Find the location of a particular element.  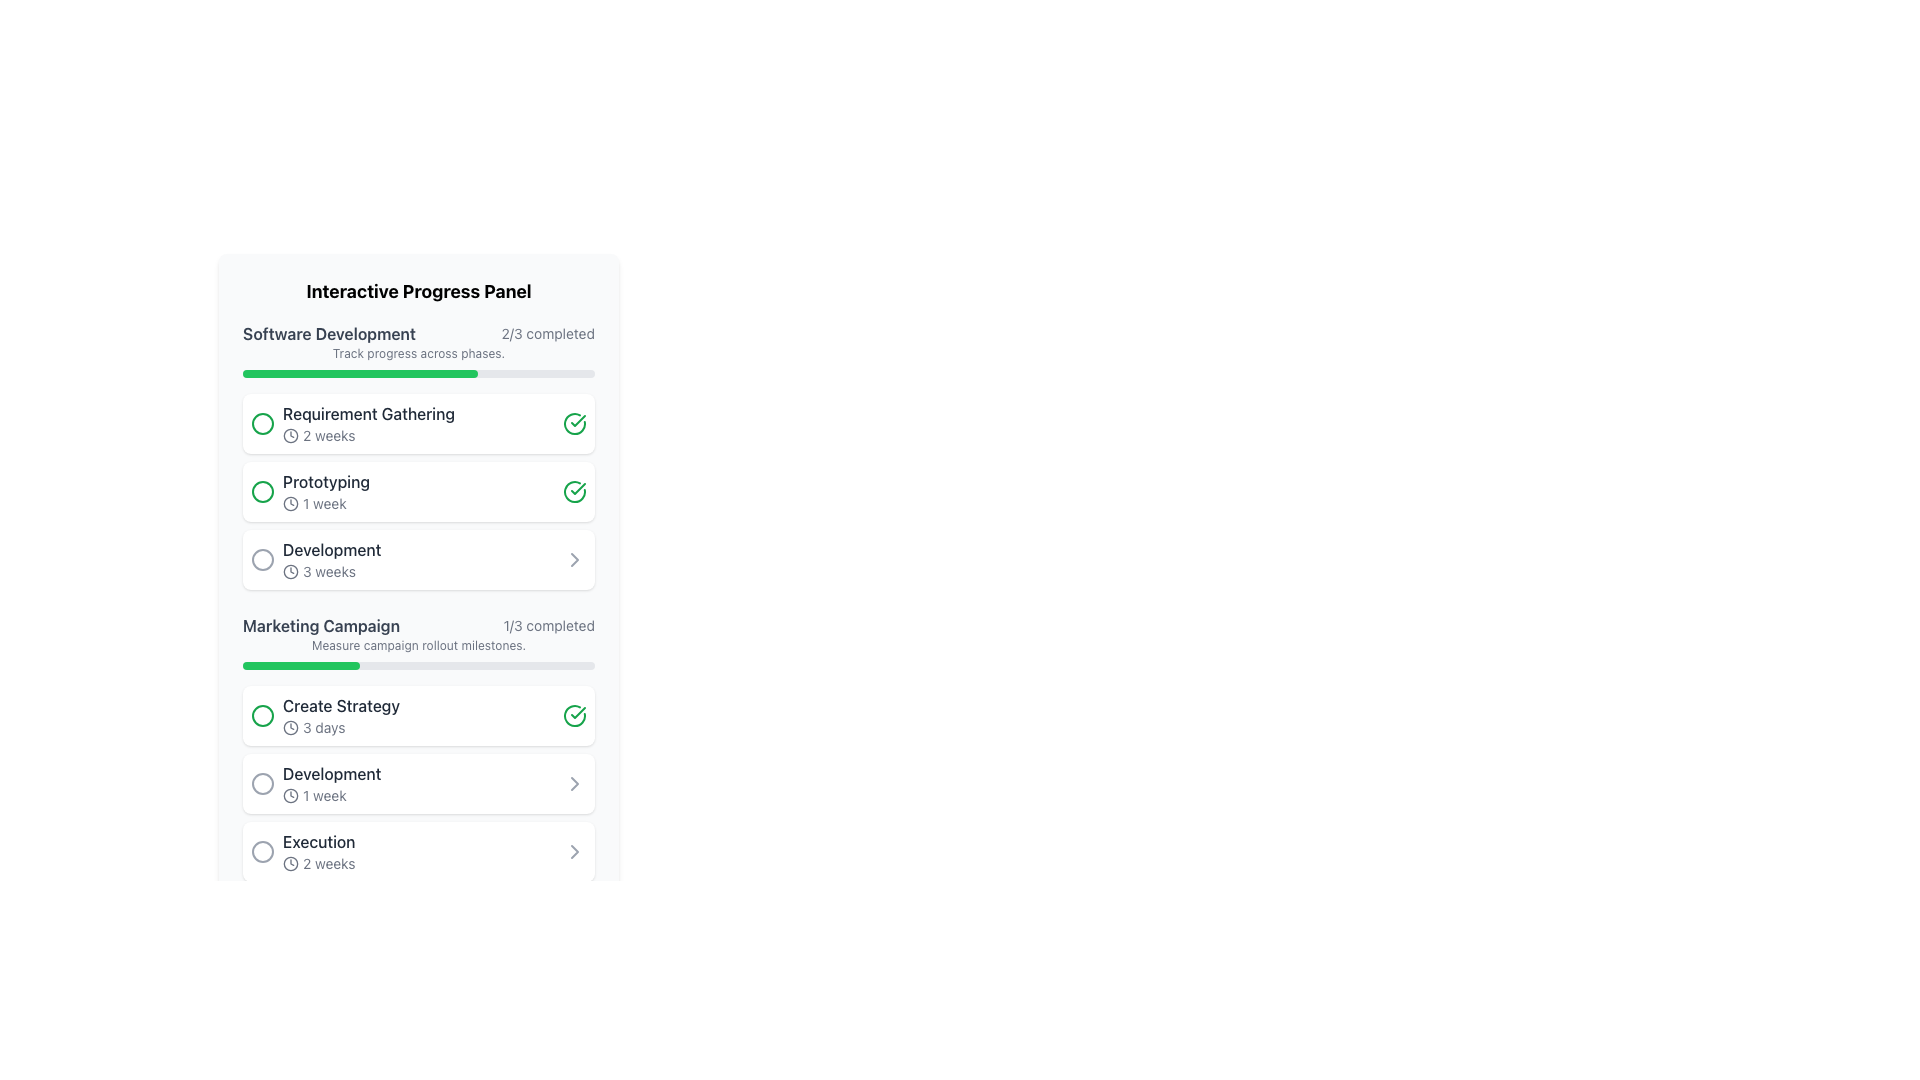

the List Component that summarizes phases in the software development process is located at coordinates (417, 492).